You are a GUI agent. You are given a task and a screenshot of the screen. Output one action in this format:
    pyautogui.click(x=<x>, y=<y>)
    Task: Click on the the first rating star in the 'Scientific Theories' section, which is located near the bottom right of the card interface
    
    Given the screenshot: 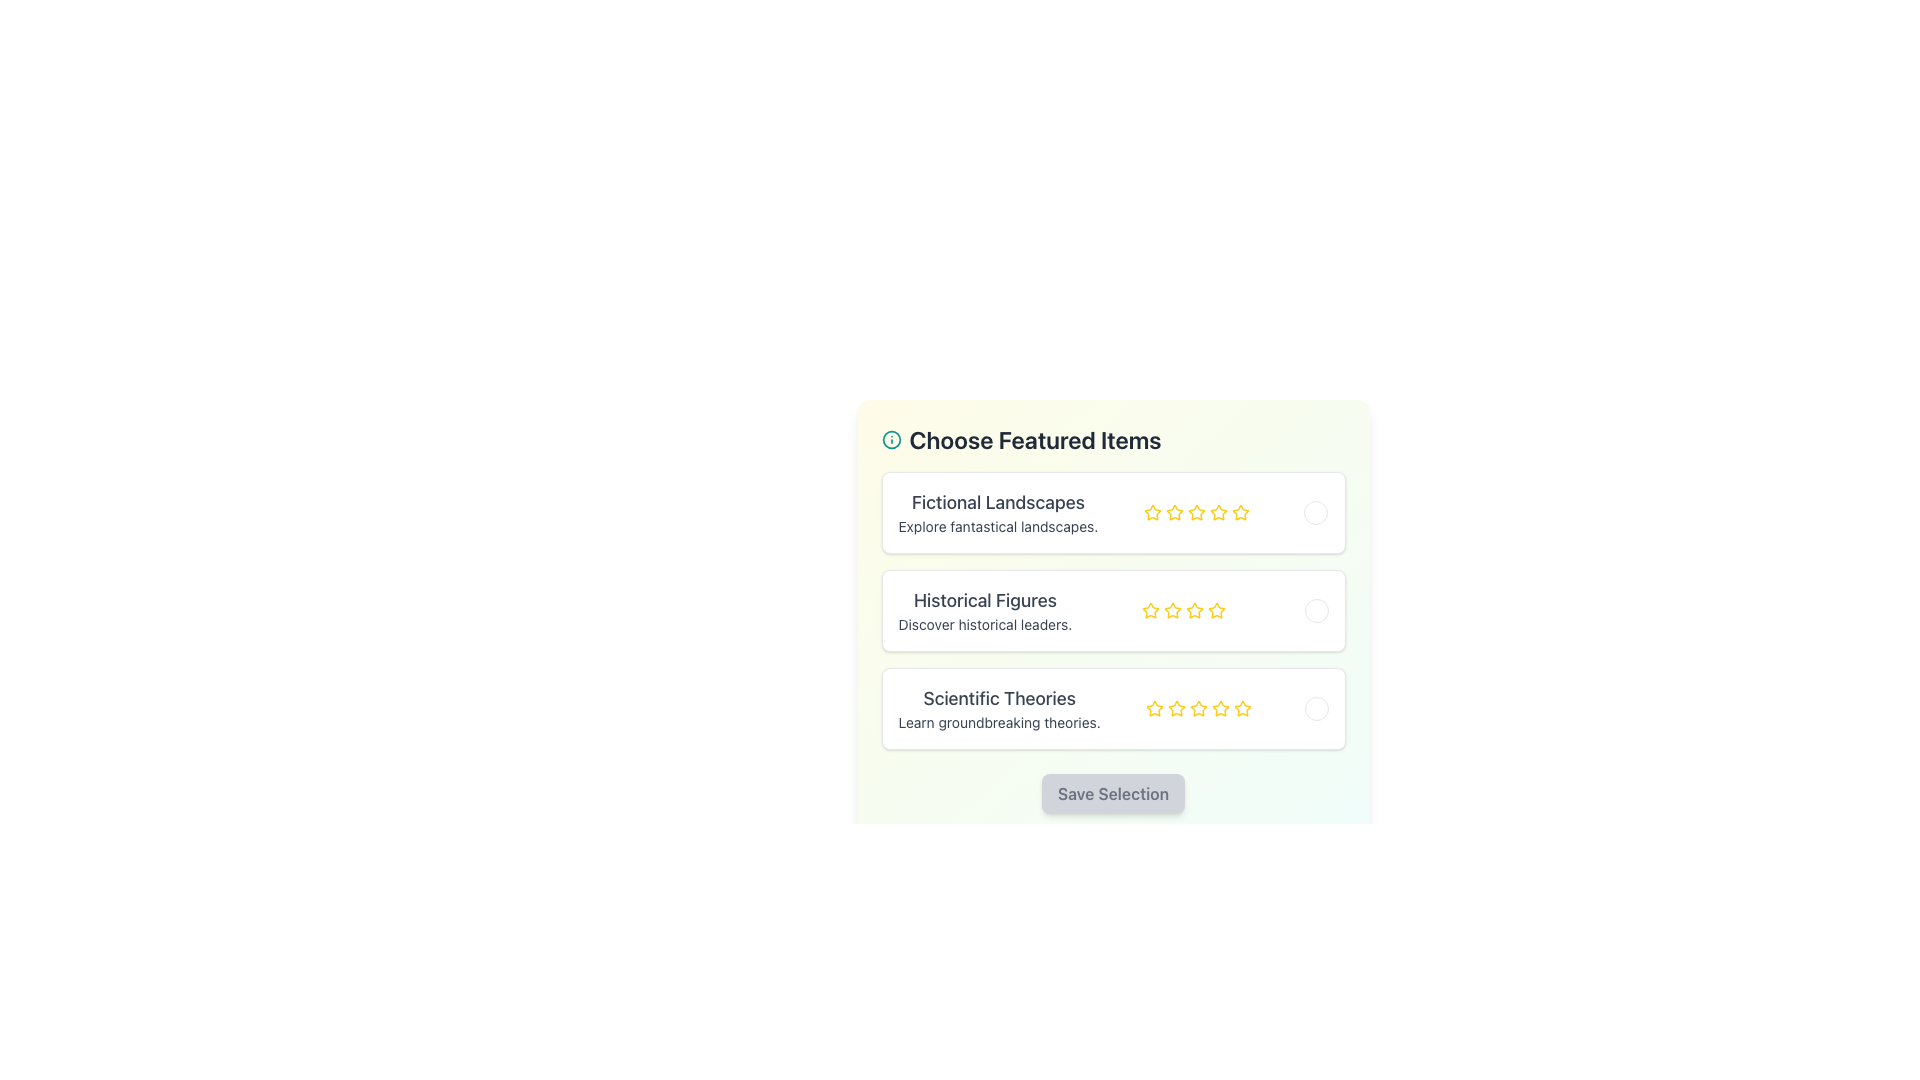 What is the action you would take?
    pyautogui.click(x=1154, y=708)
    